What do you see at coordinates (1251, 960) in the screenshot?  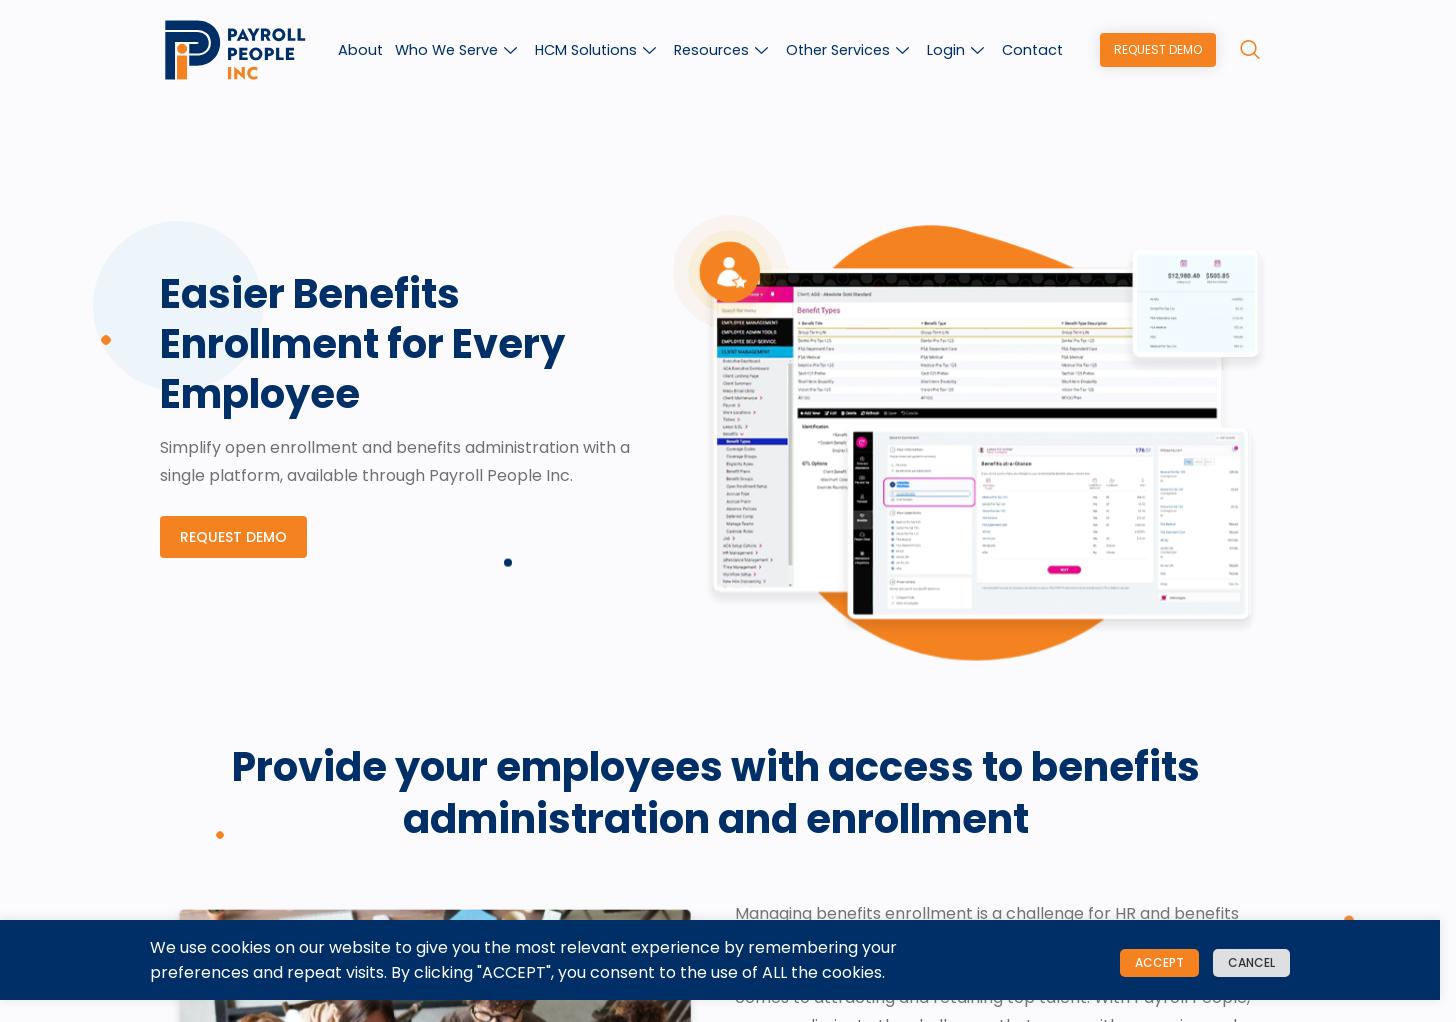 I see `'Cancel'` at bounding box center [1251, 960].